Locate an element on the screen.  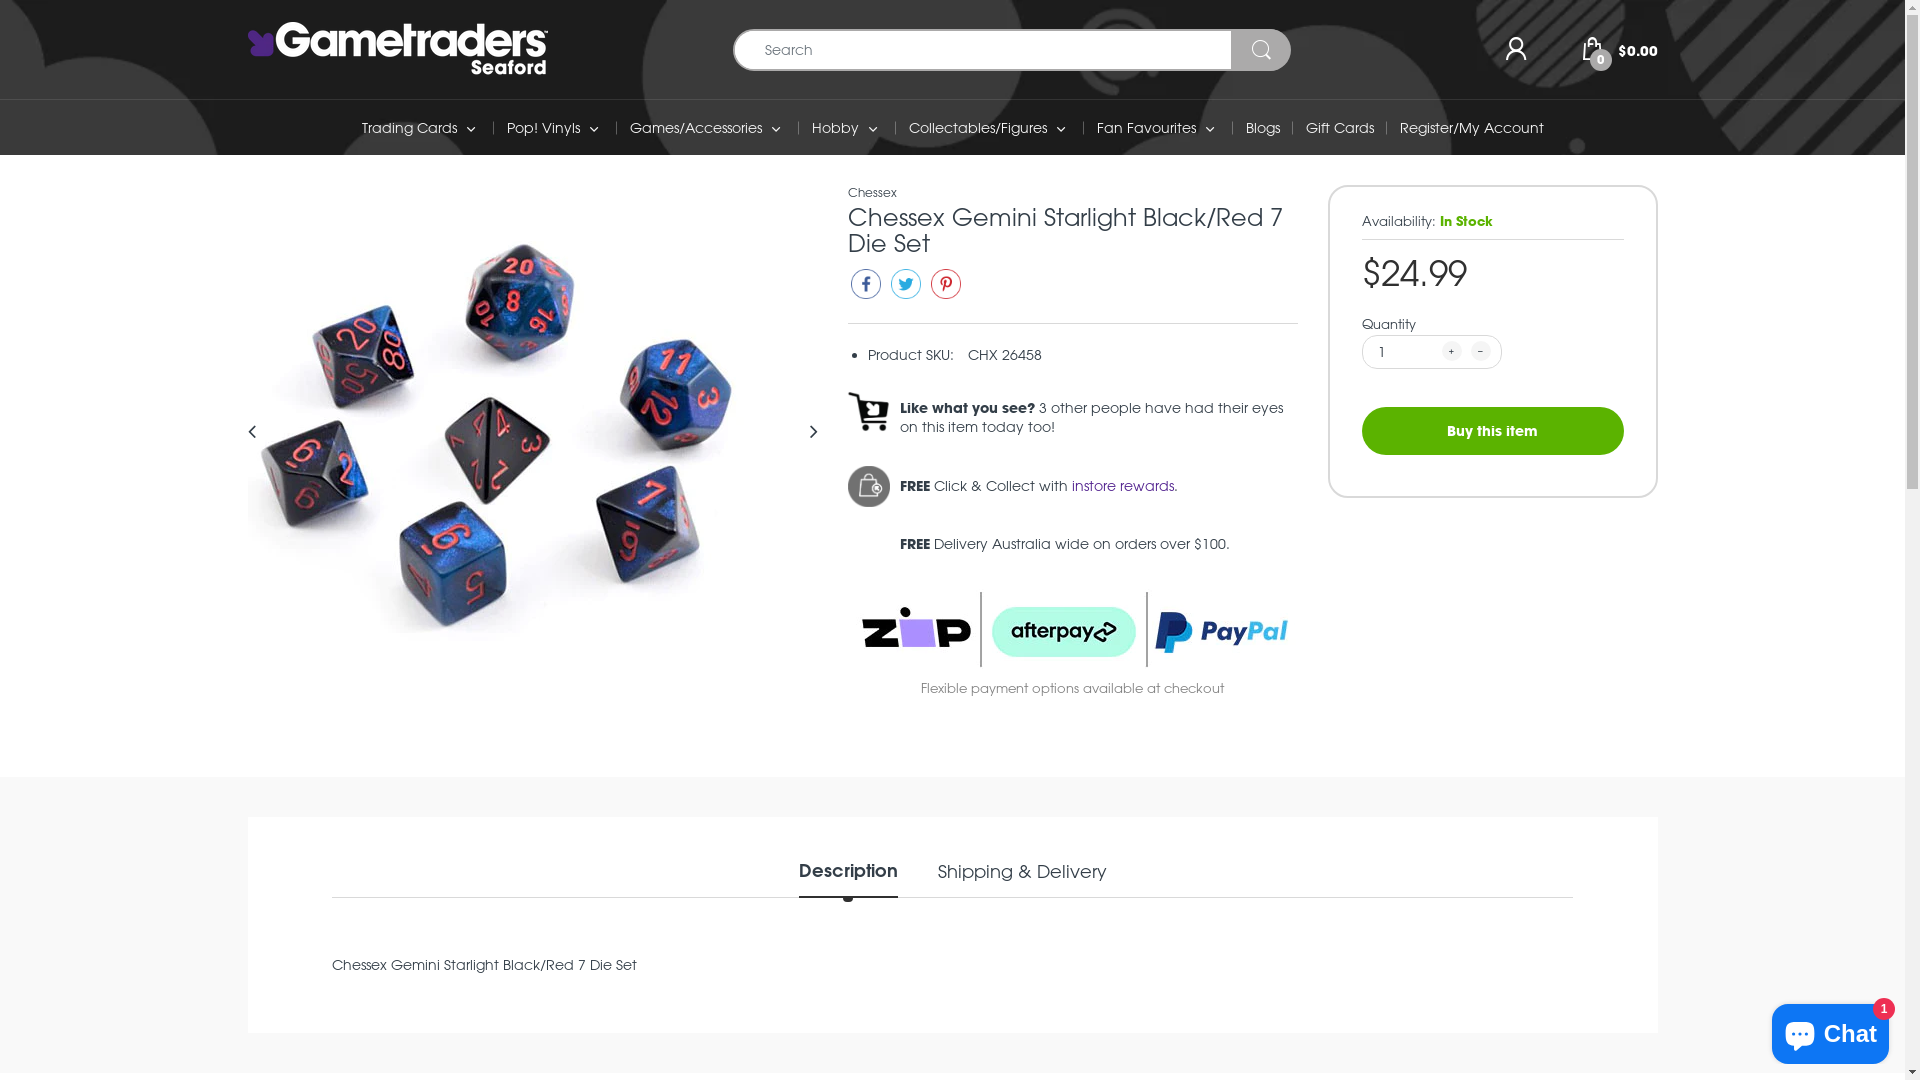
'Hobby' is located at coordinates (835, 127).